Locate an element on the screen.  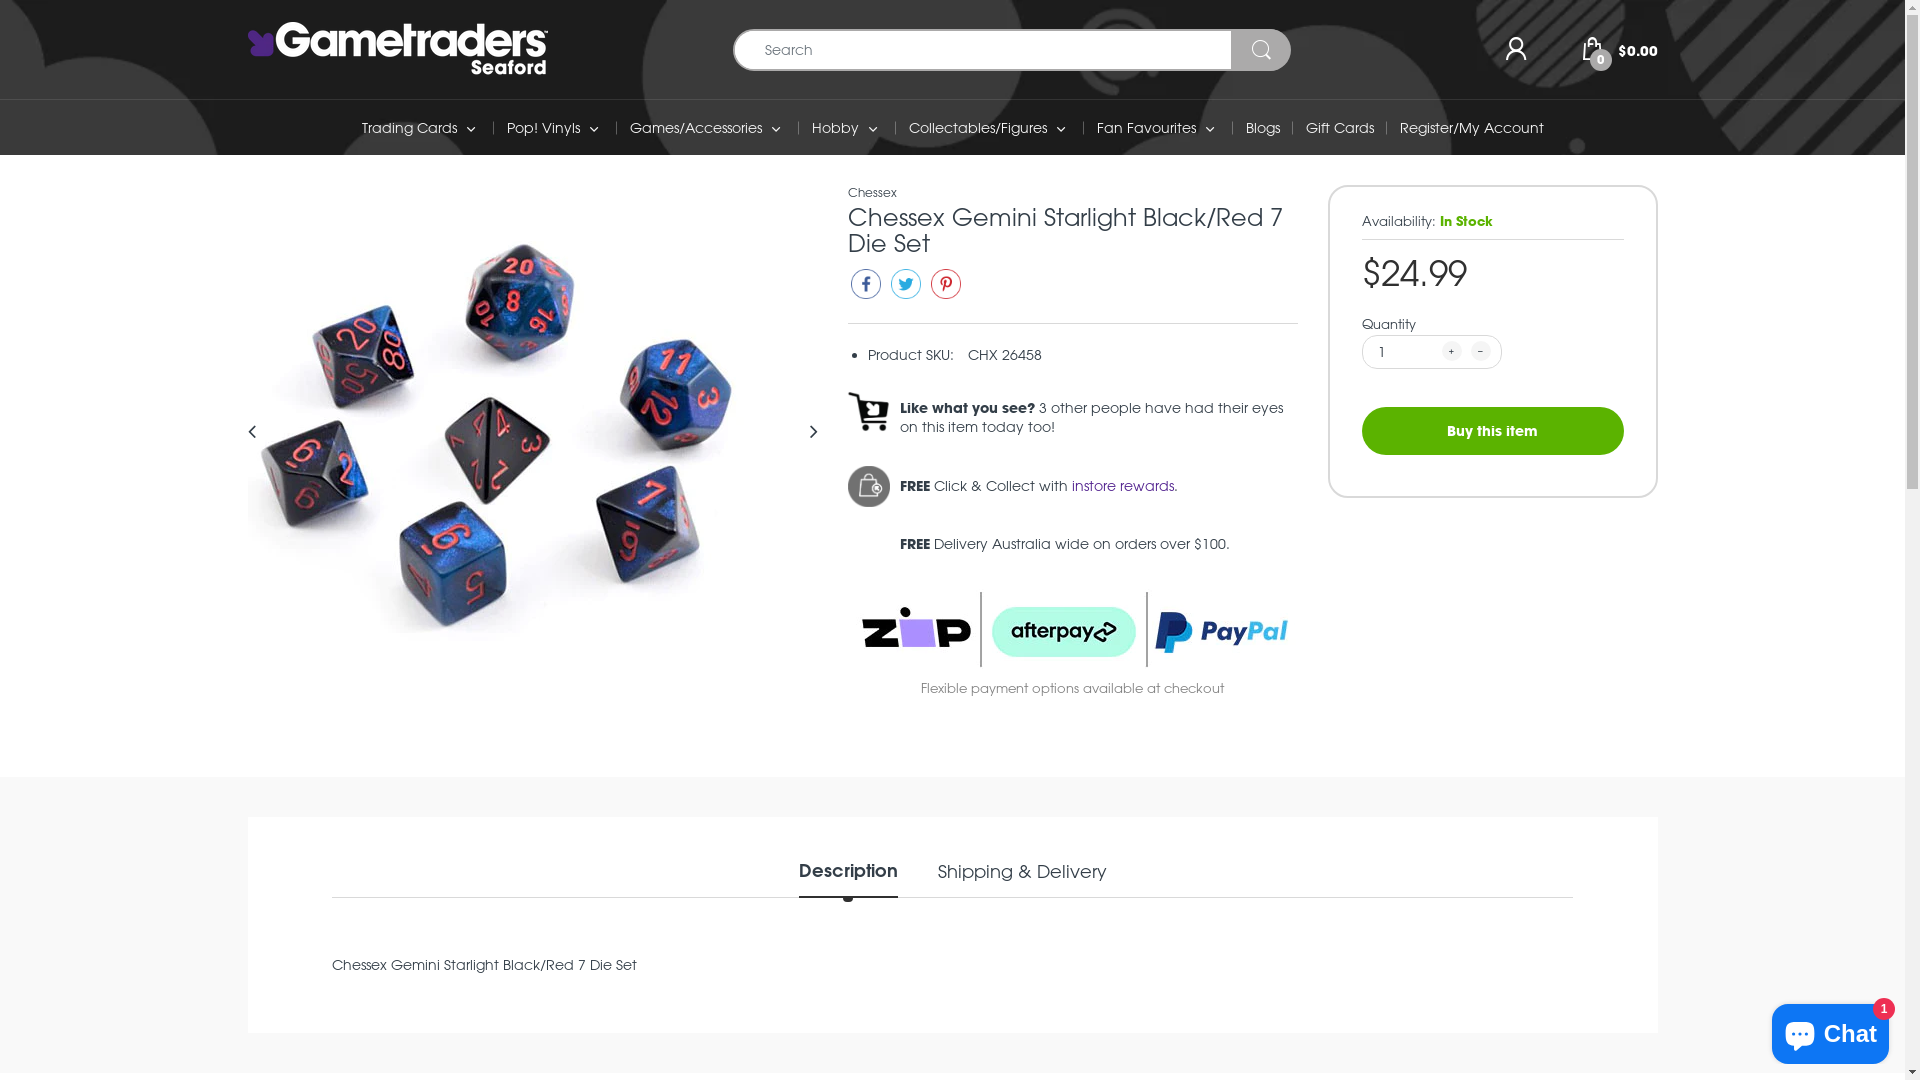
'Hobby' is located at coordinates (835, 127).